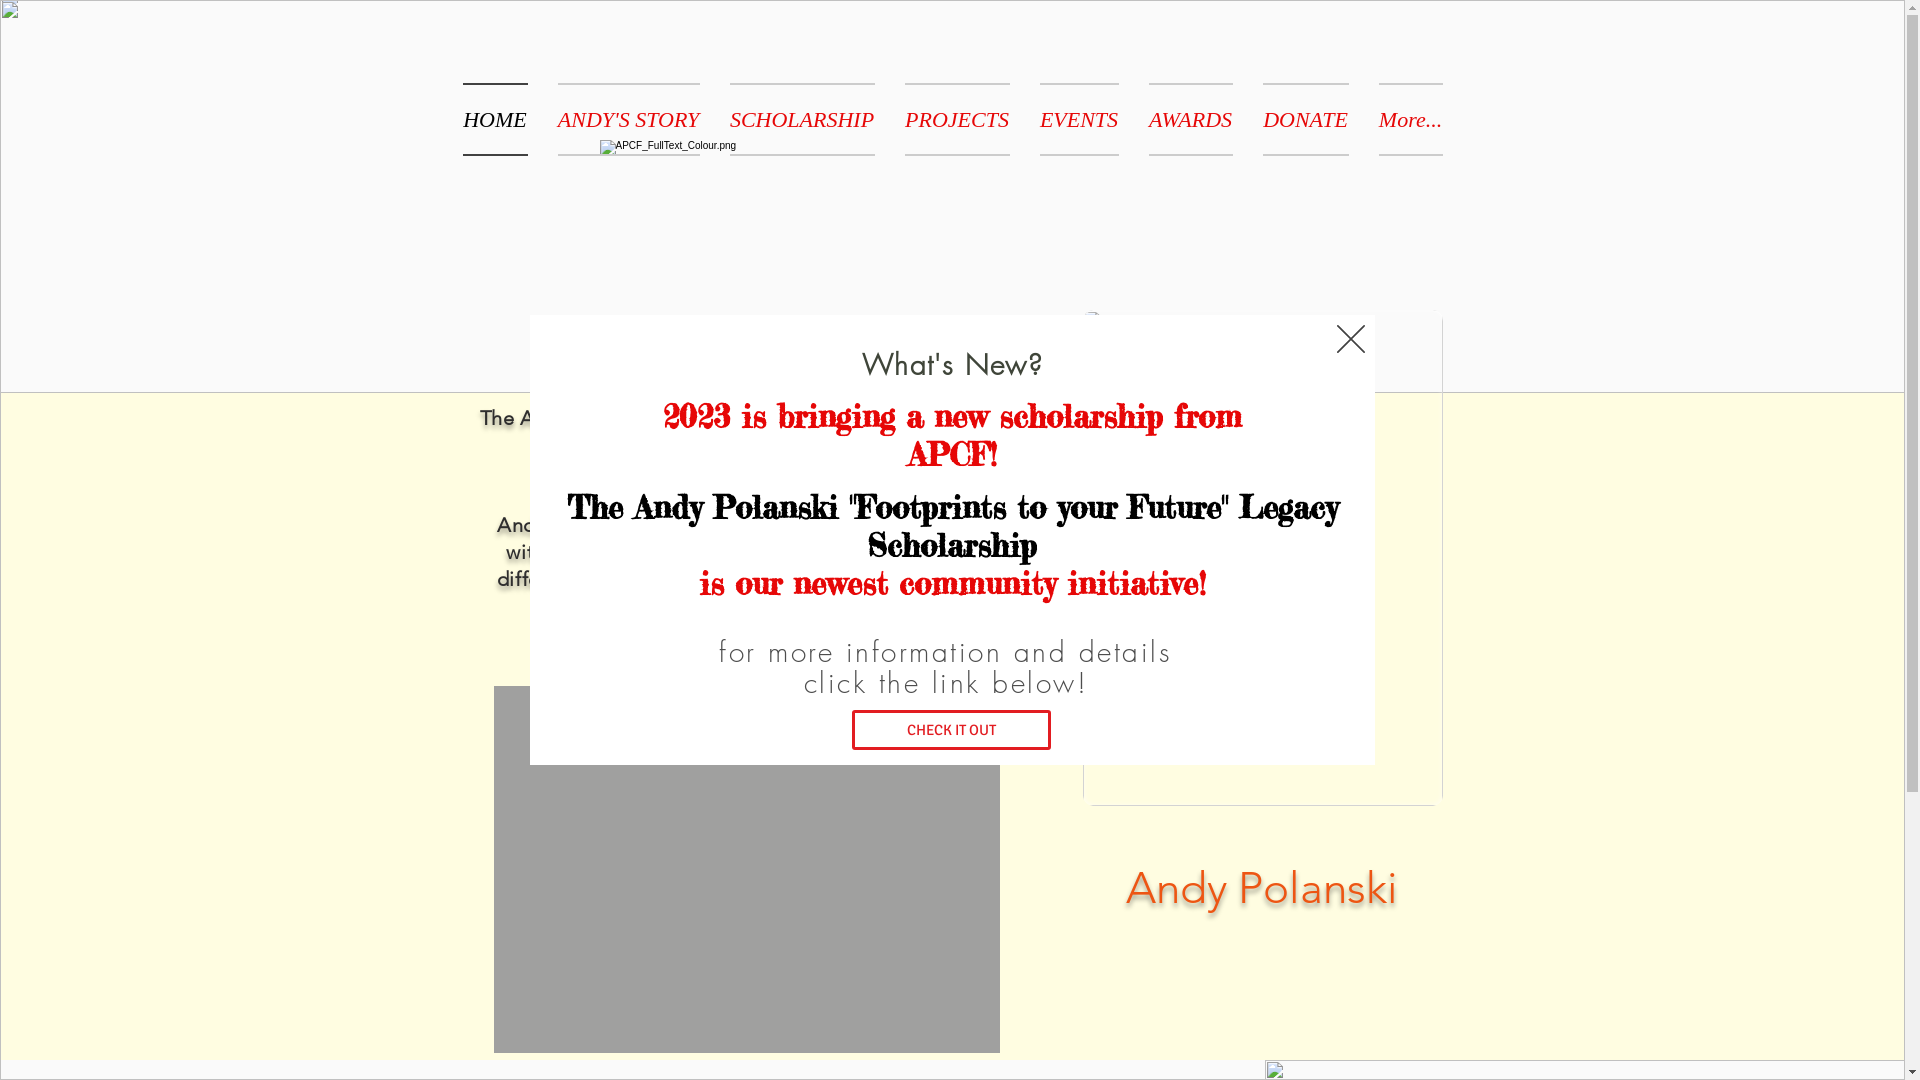  I want to click on 'HOME', so click(502, 119).